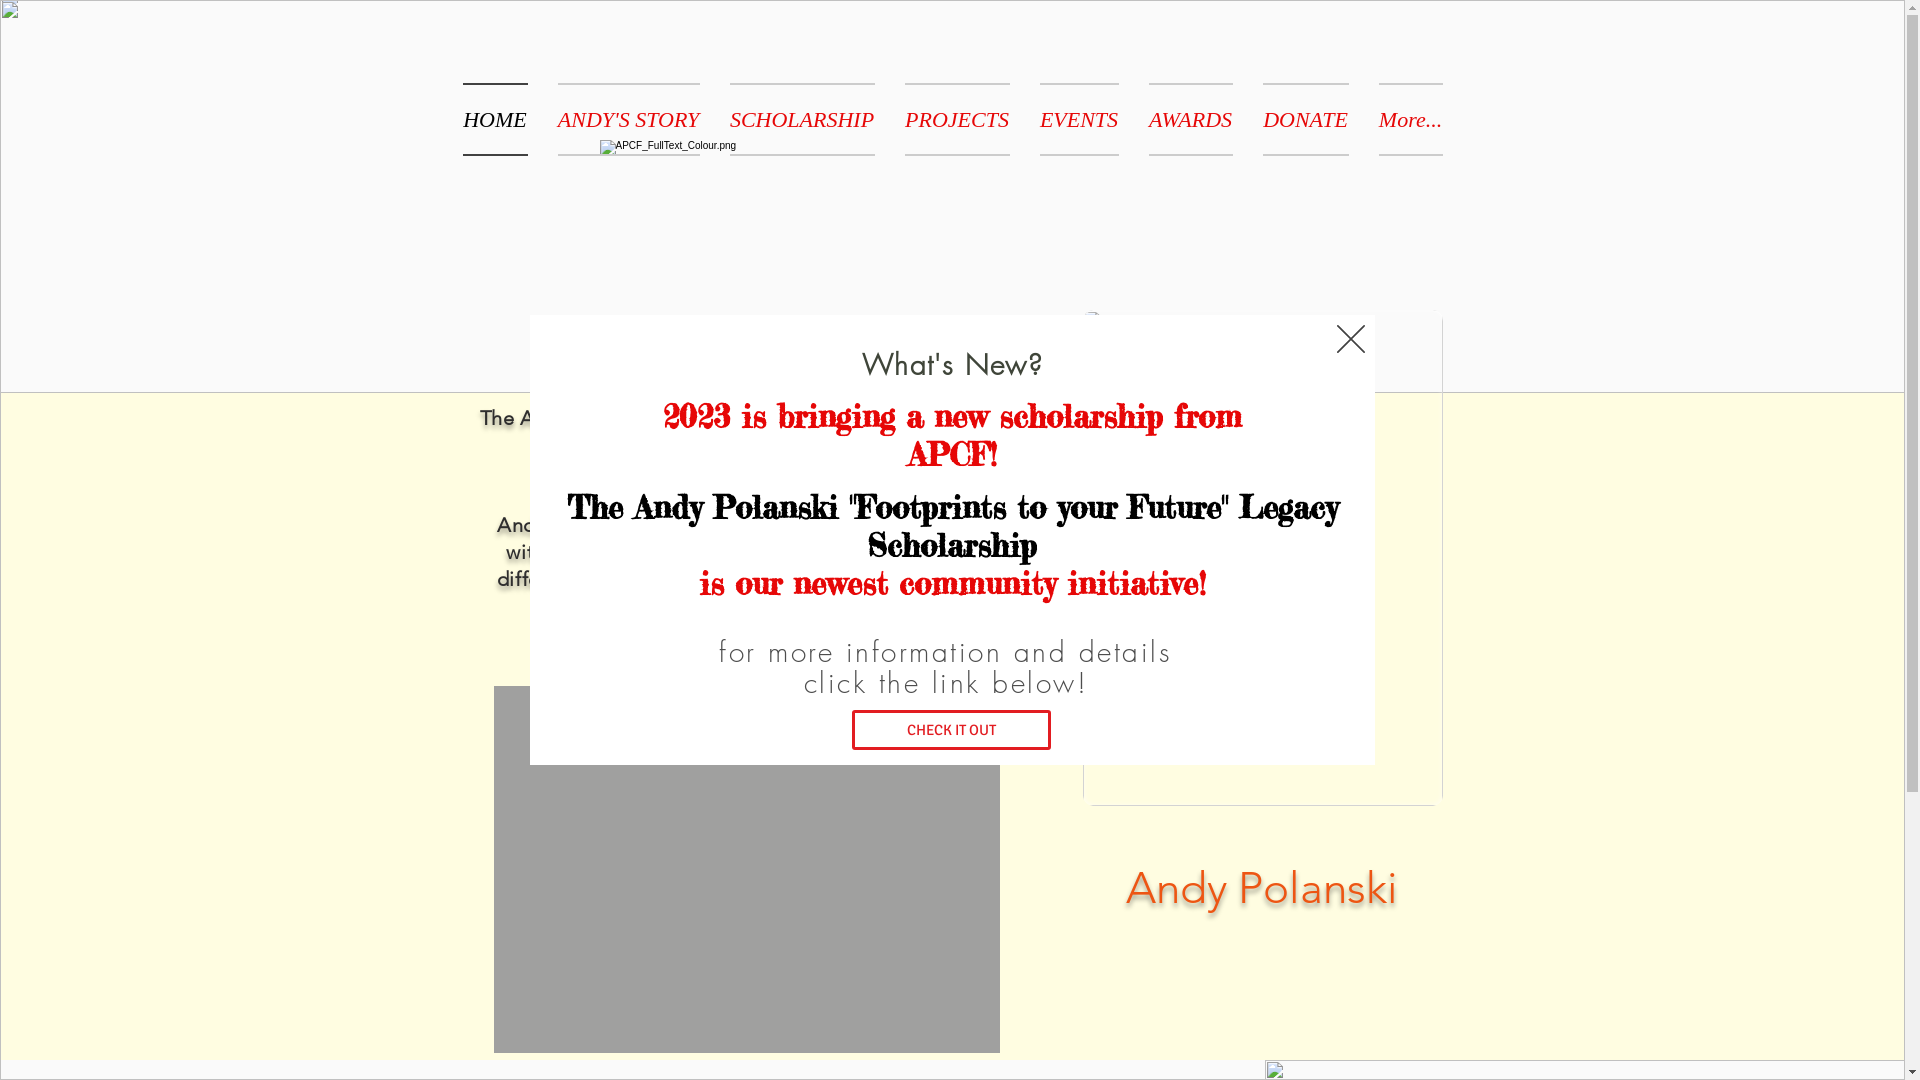  I want to click on 'HOME', so click(502, 119).